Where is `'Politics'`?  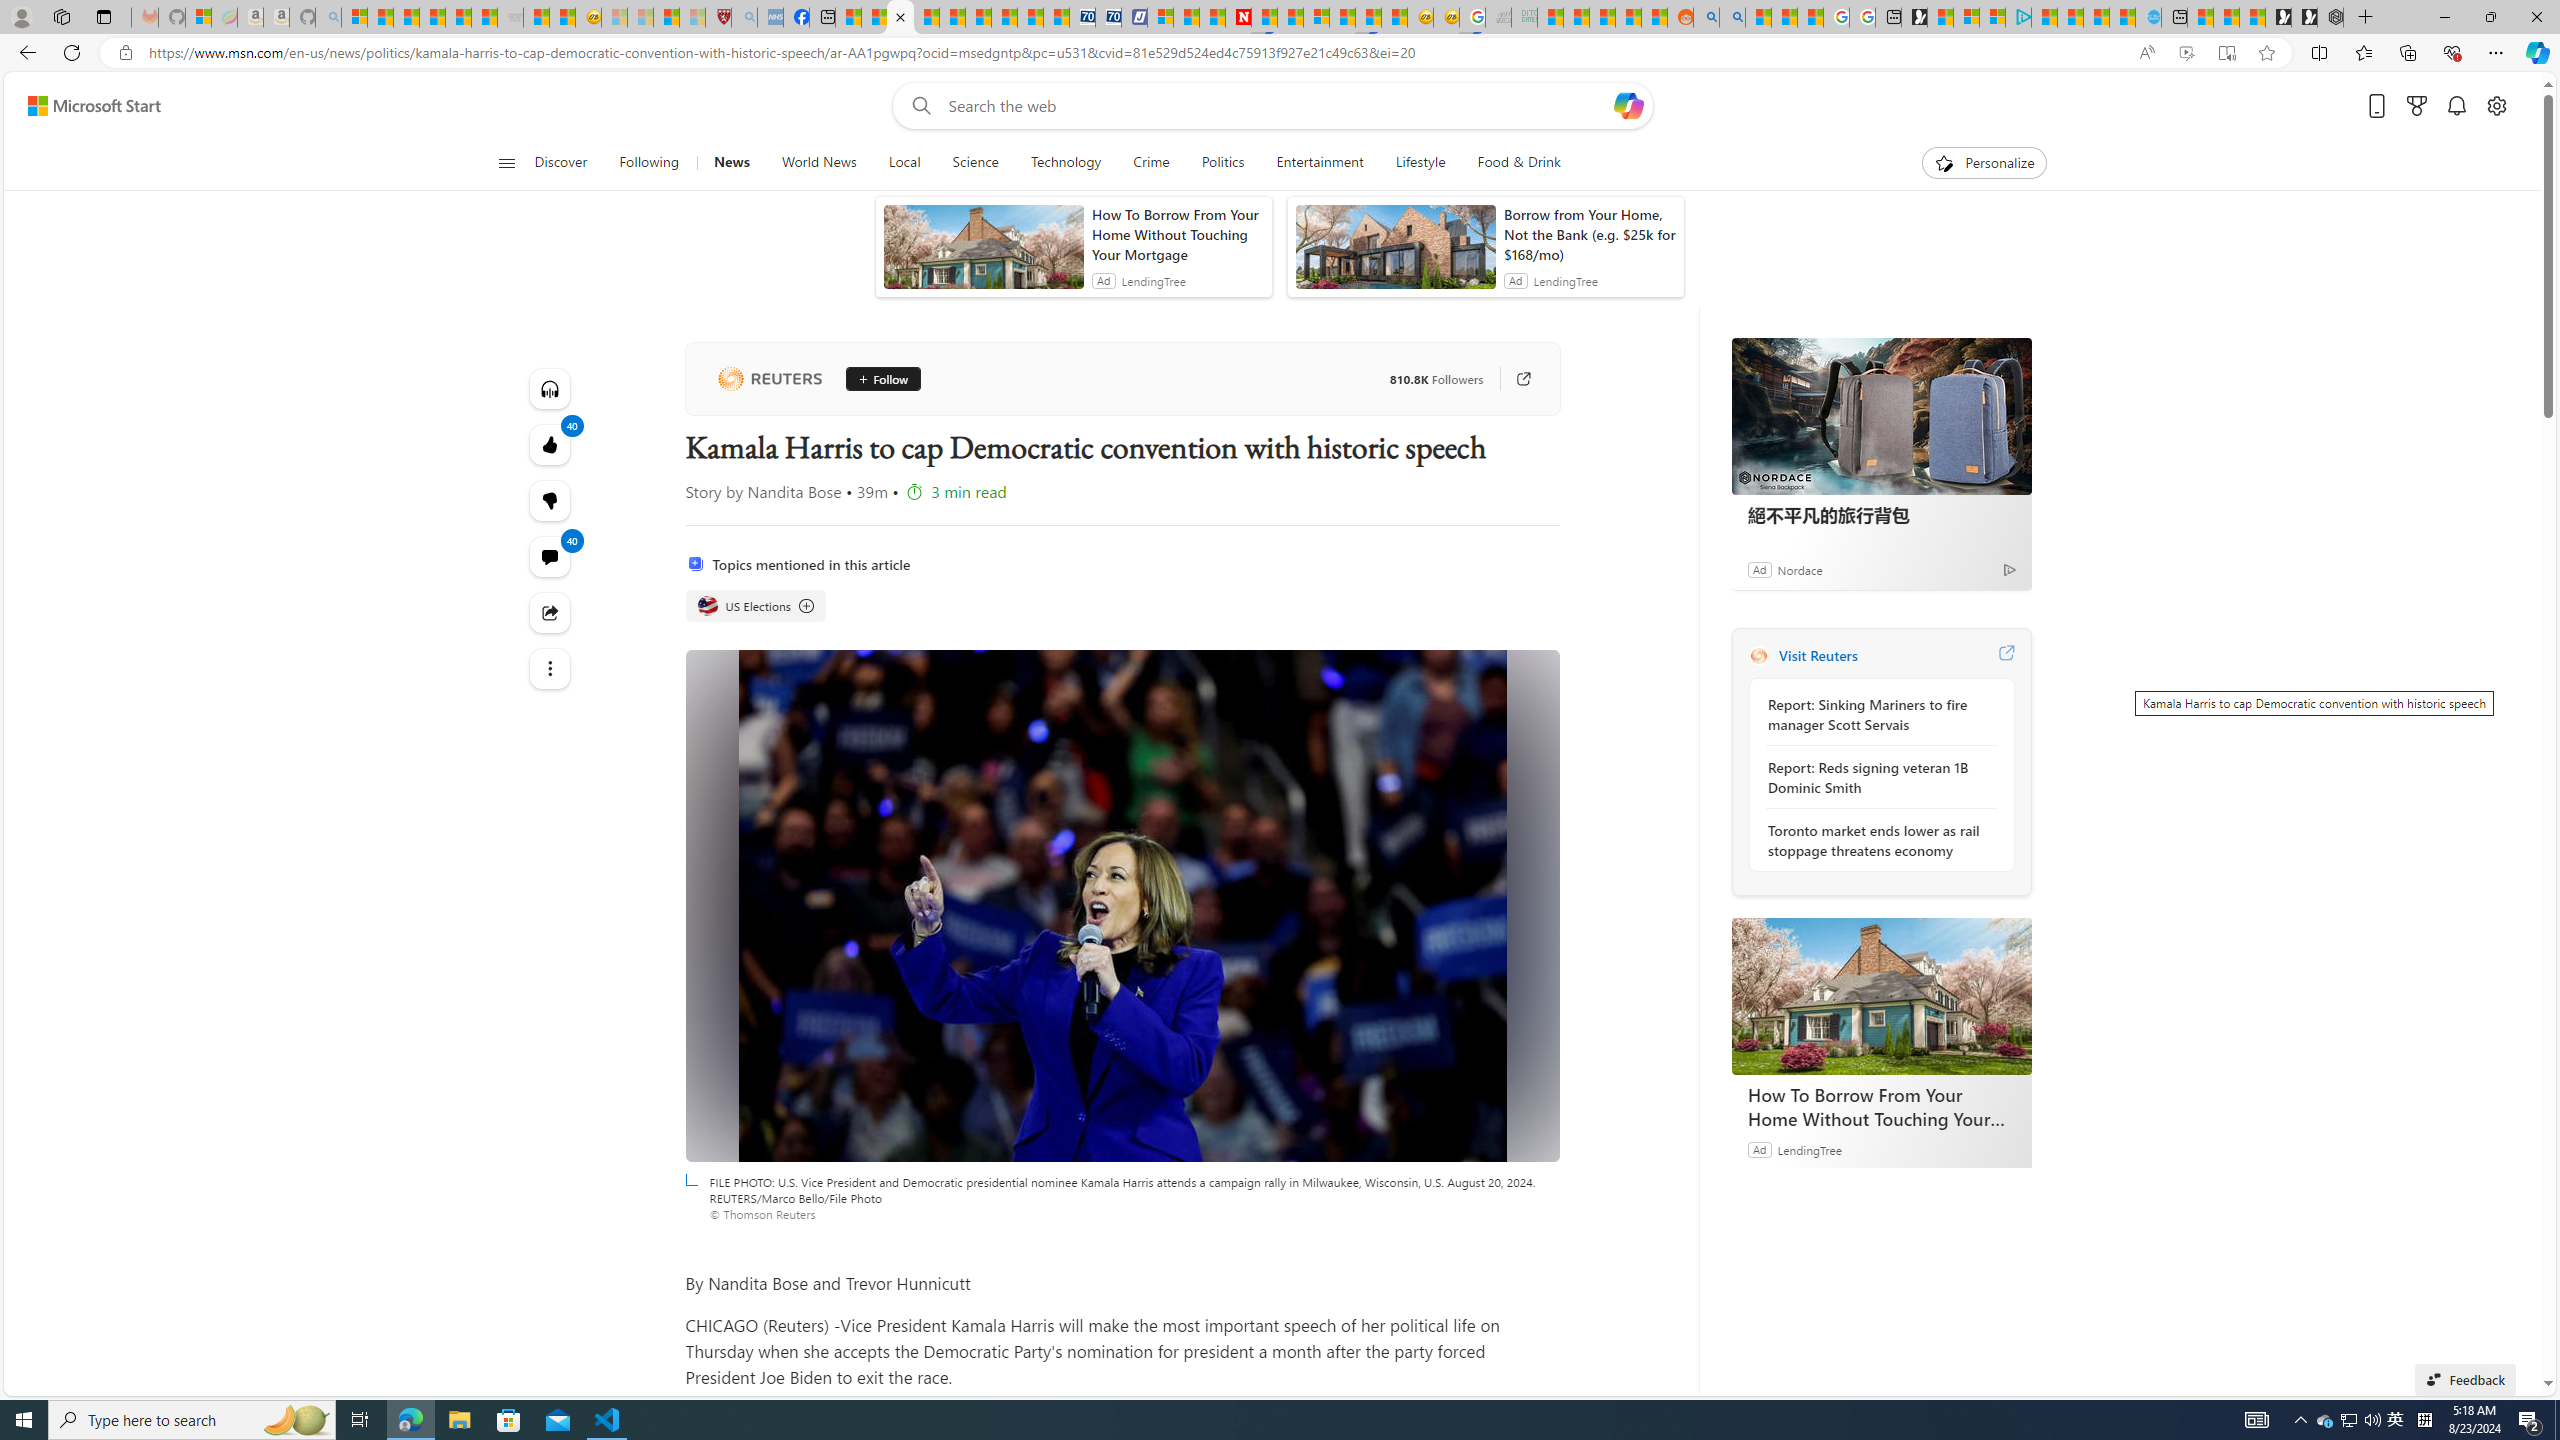
'Politics' is located at coordinates (1222, 162).